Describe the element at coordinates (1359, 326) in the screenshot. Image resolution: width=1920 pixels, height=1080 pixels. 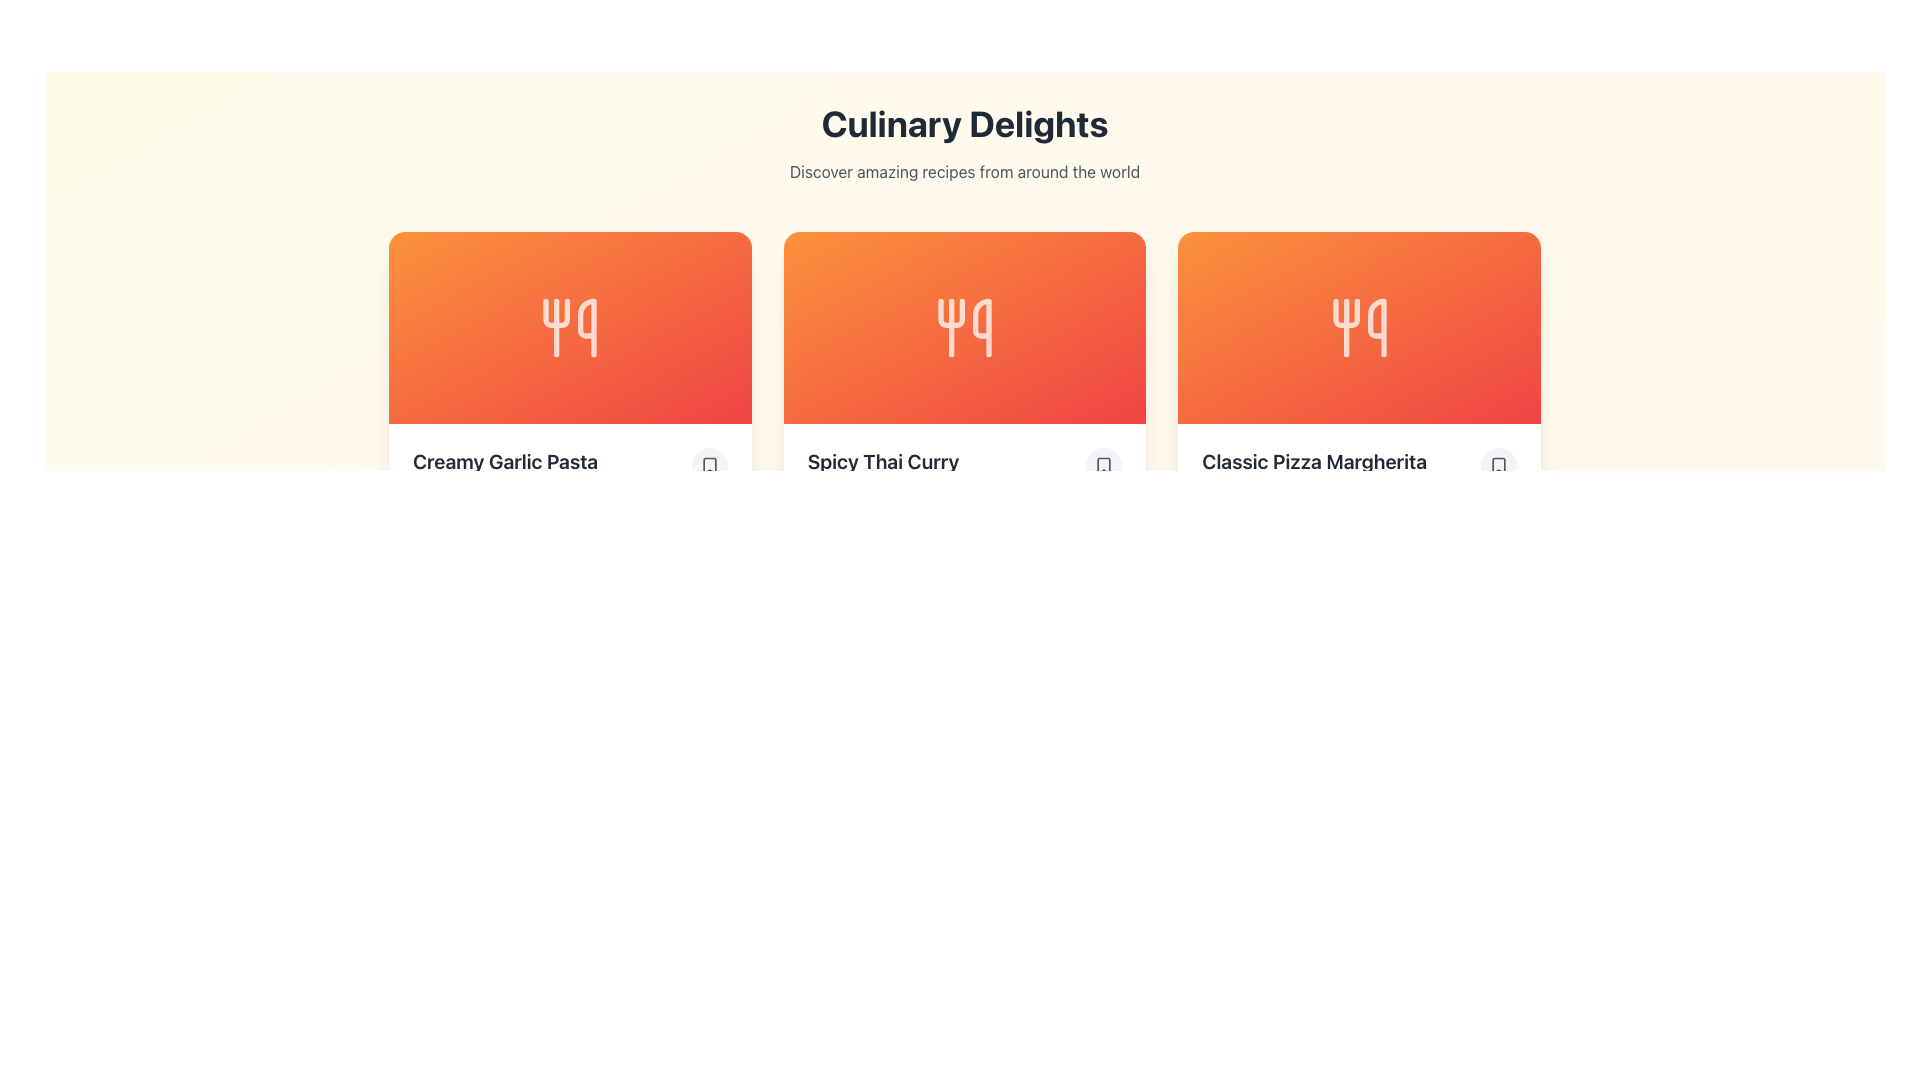
I see `the icon representing 'Spicy Thai Curry' located at the center of the middle card in the three-card layout under 'Culinary Delights'` at that location.